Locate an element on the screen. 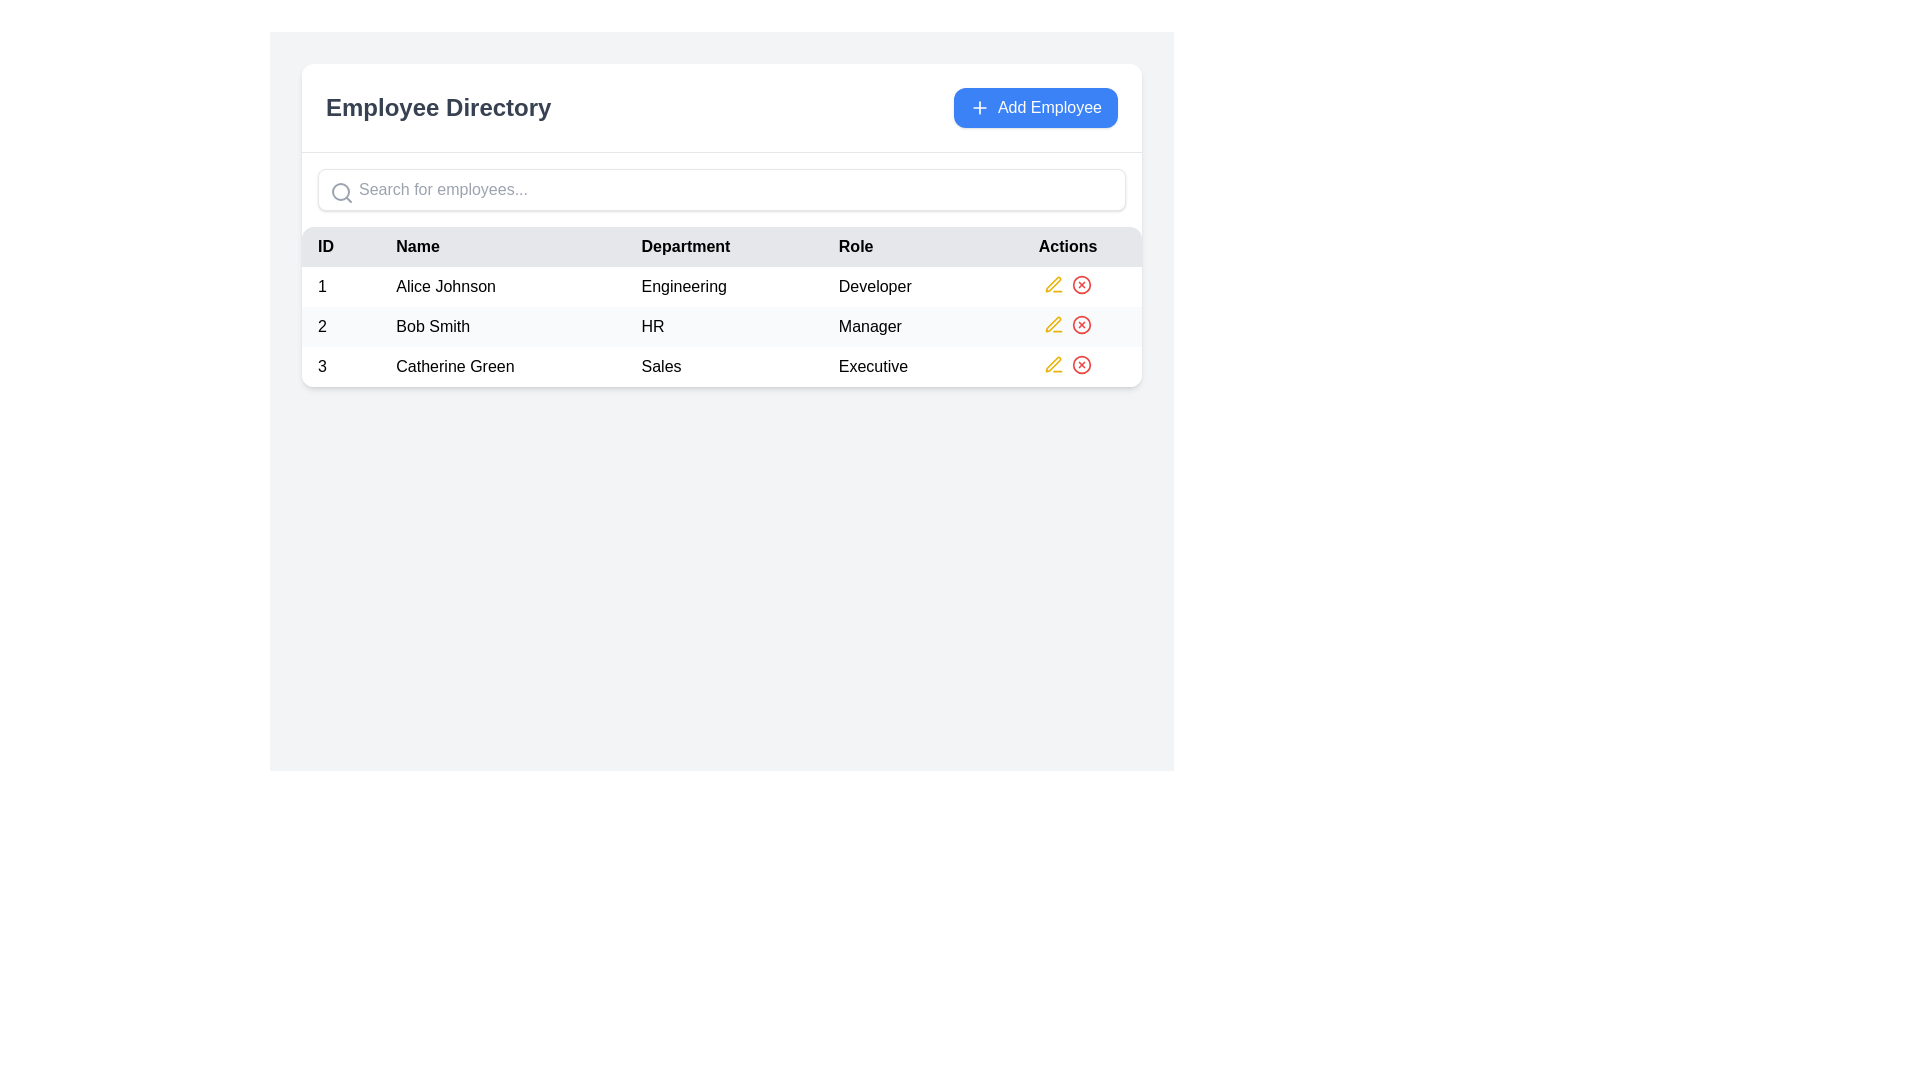 The image size is (1920, 1080). to interact with the second row in the employee directory table displaying Bob Smith's information from the HR department is located at coordinates (720, 326).